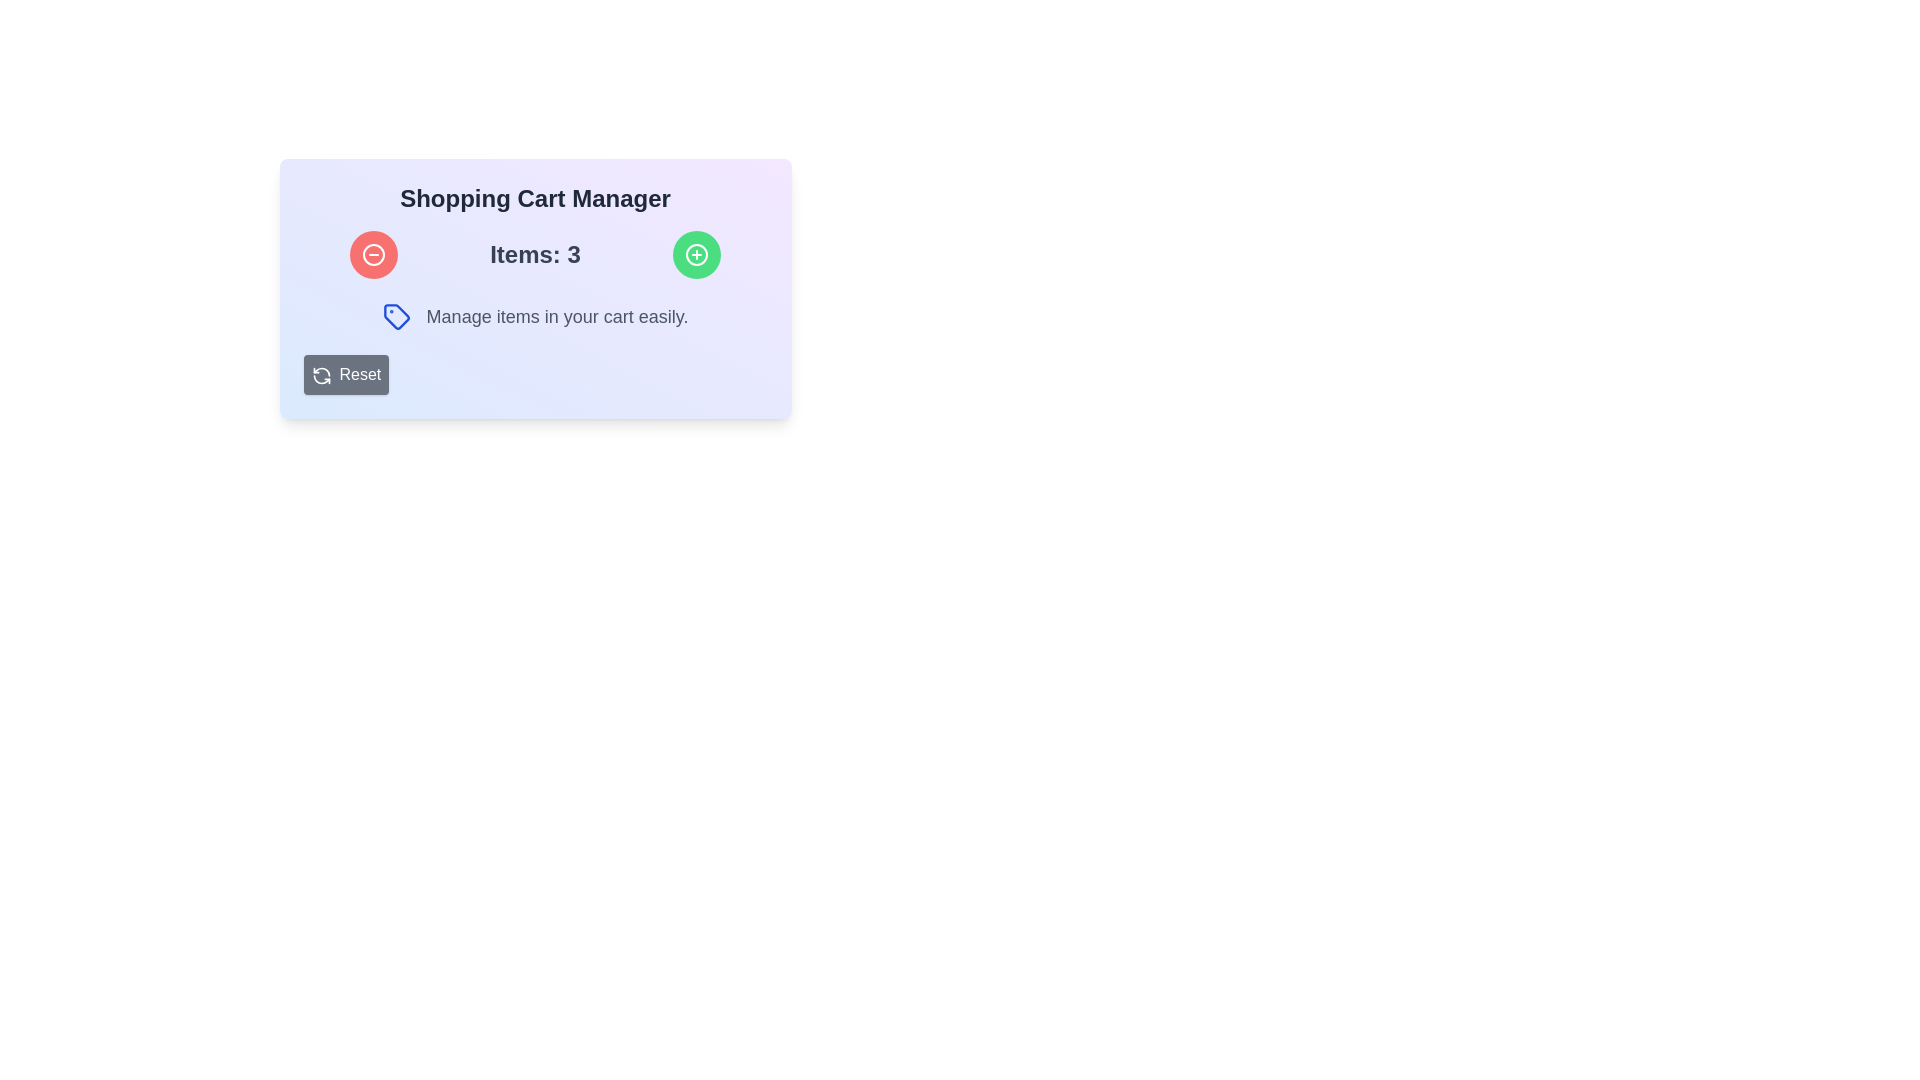 The image size is (1920, 1080). Describe the element at coordinates (535, 253) in the screenshot. I see `the text label displaying 'Items: 3' which is centered in the header section of a light-colored card layout, located below 'Shopping Cart Manager'` at that location.